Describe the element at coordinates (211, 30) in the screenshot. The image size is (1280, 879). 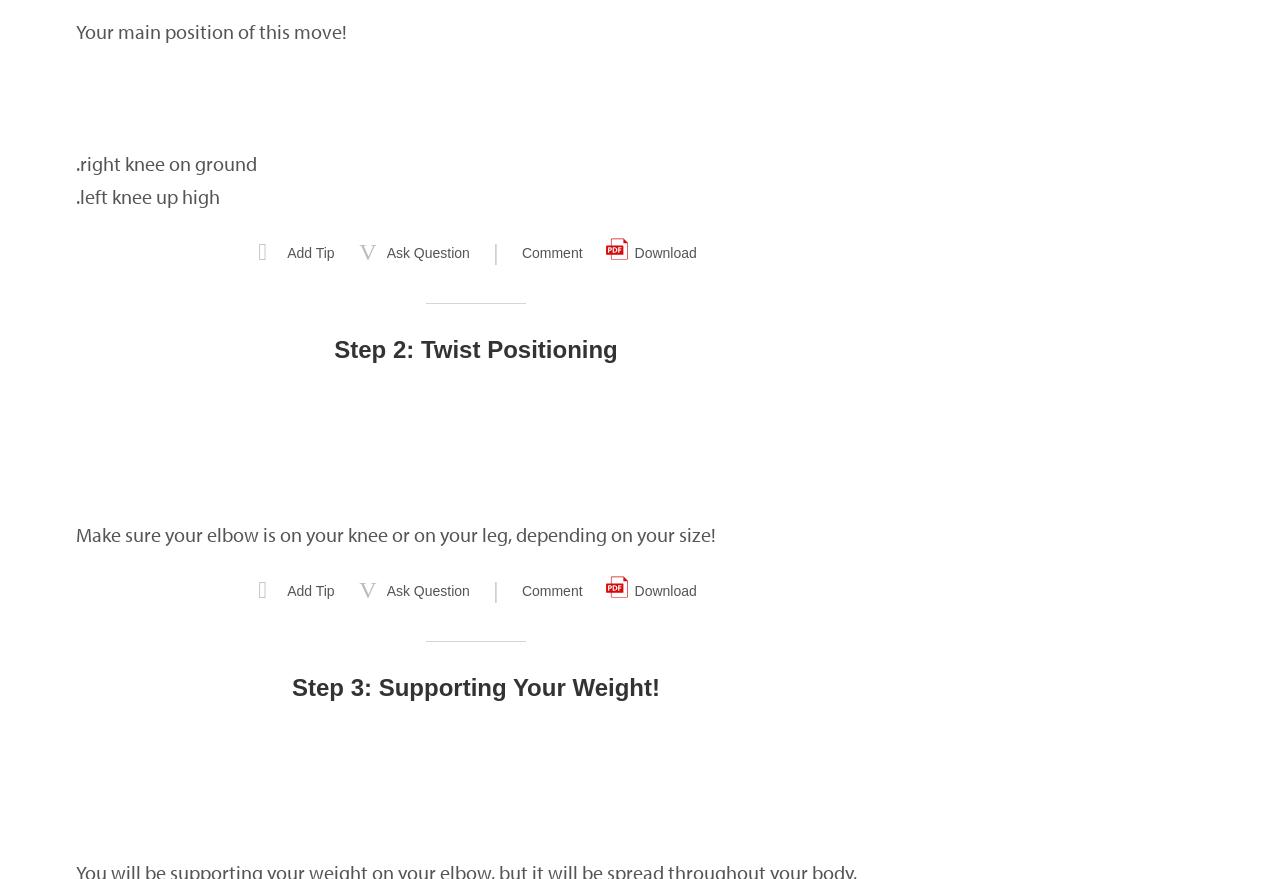
I see `'Your main position of this move!'` at that location.